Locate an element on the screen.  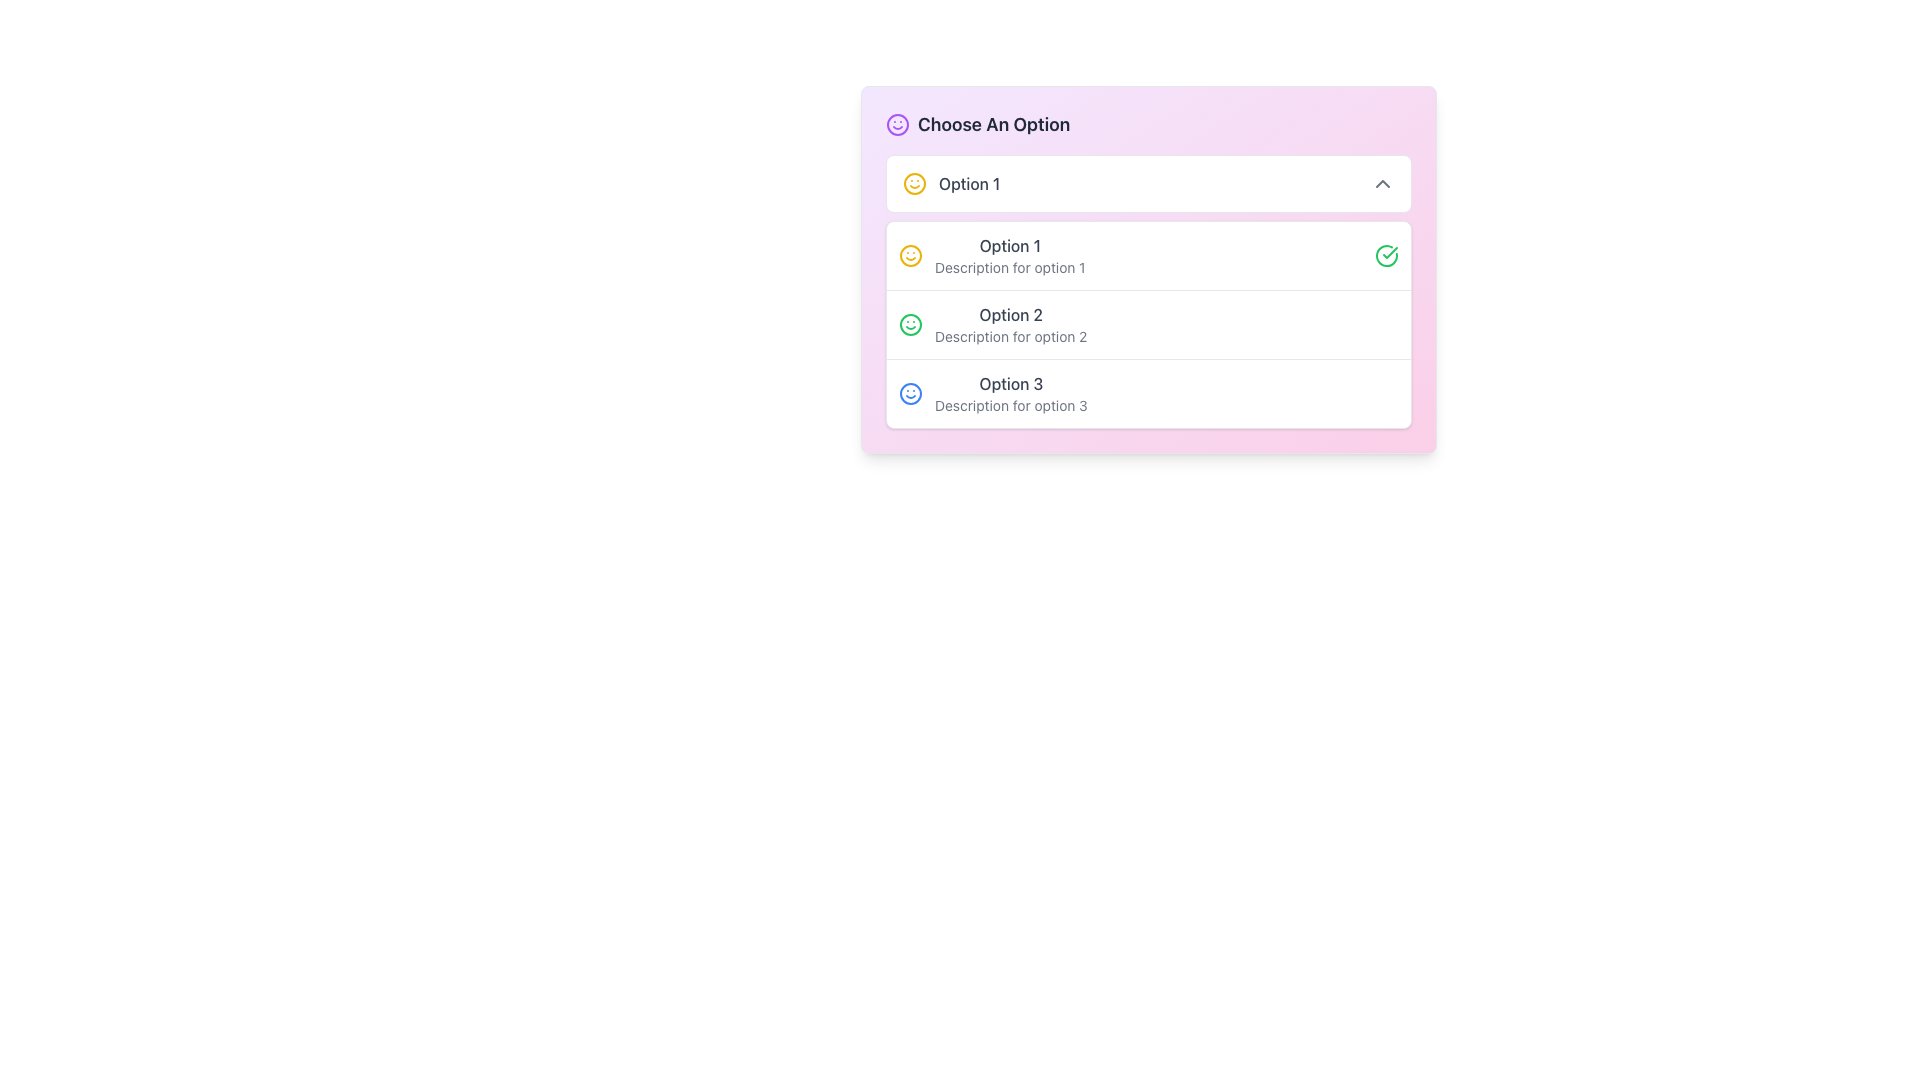
to select the list item labeled 'Option 2', which is the second item in a list of options, centrally positioned below the first option and above the third option is located at coordinates (1011, 323).